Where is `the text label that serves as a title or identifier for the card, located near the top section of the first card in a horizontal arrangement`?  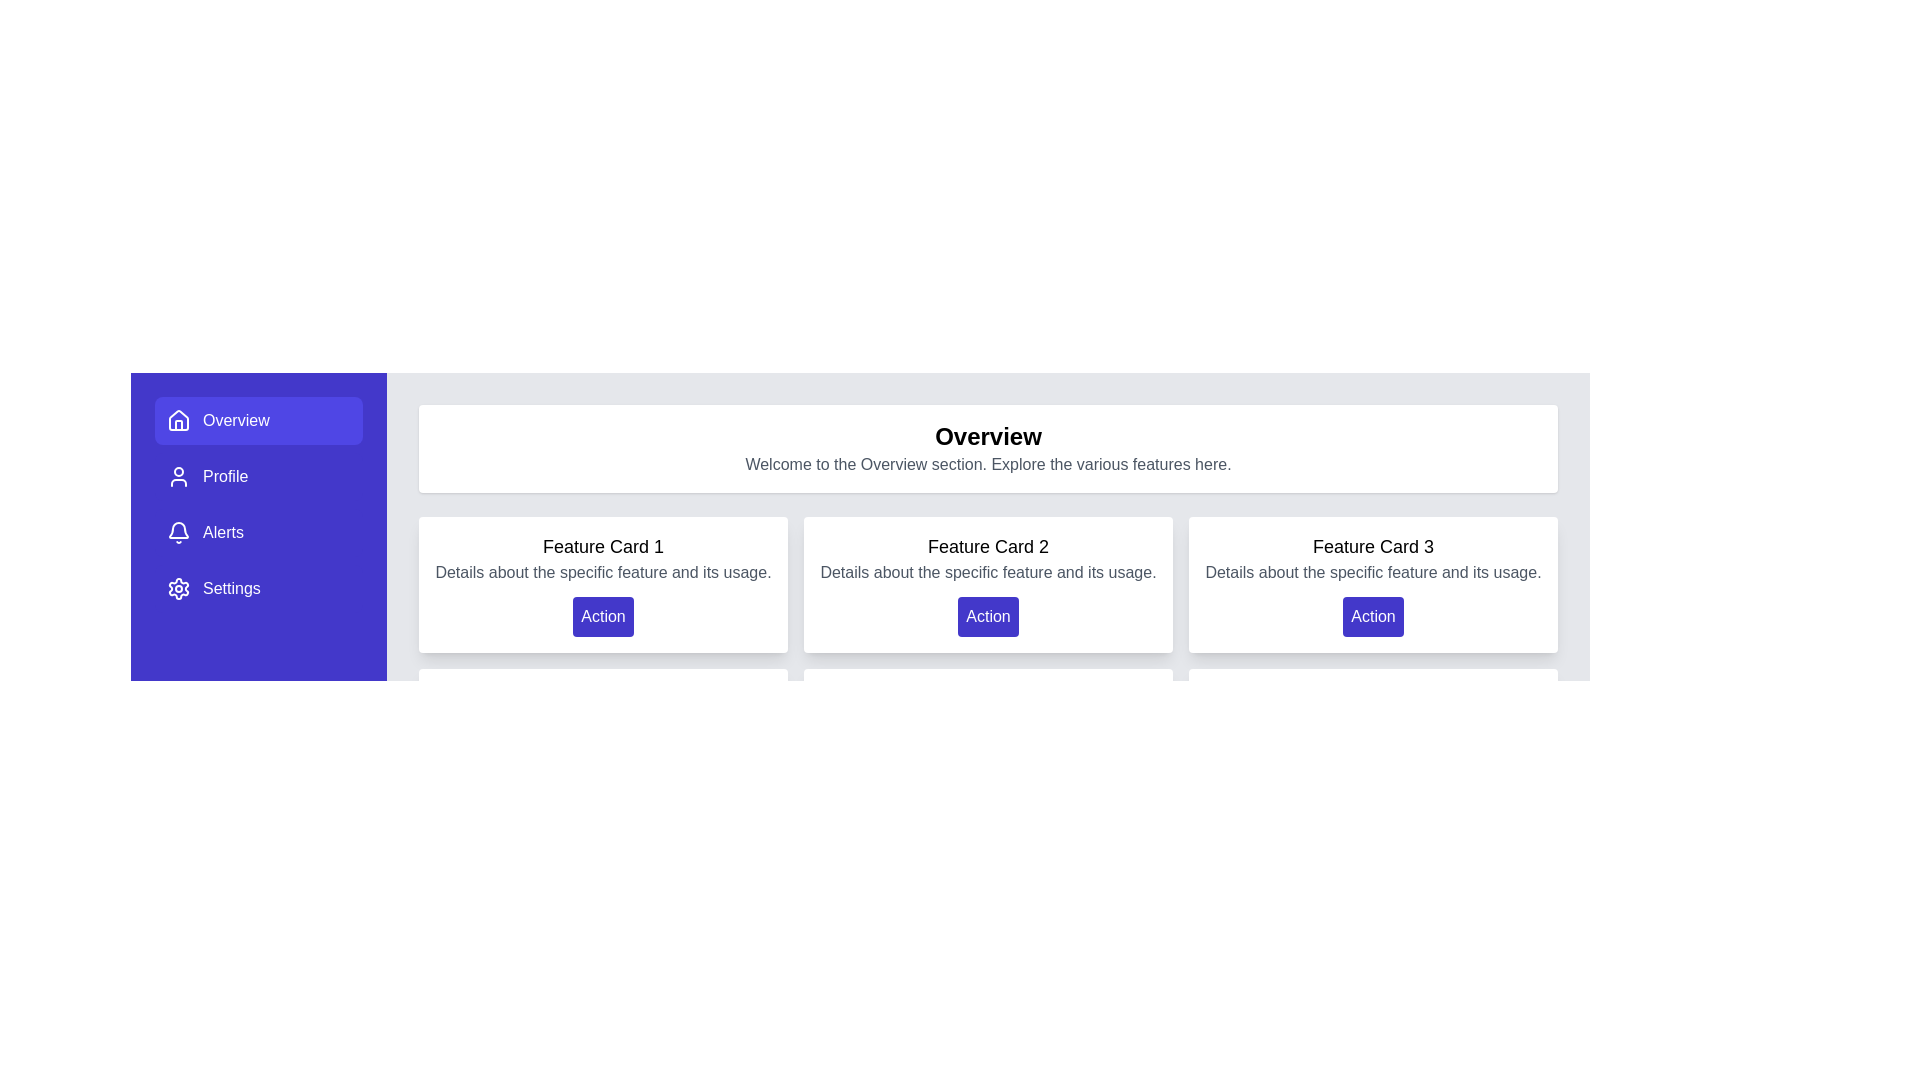 the text label that serves as a title or identifier for the card, located near the top section of the first card in a horizontal arrangement is located at coordinates (602, 547).